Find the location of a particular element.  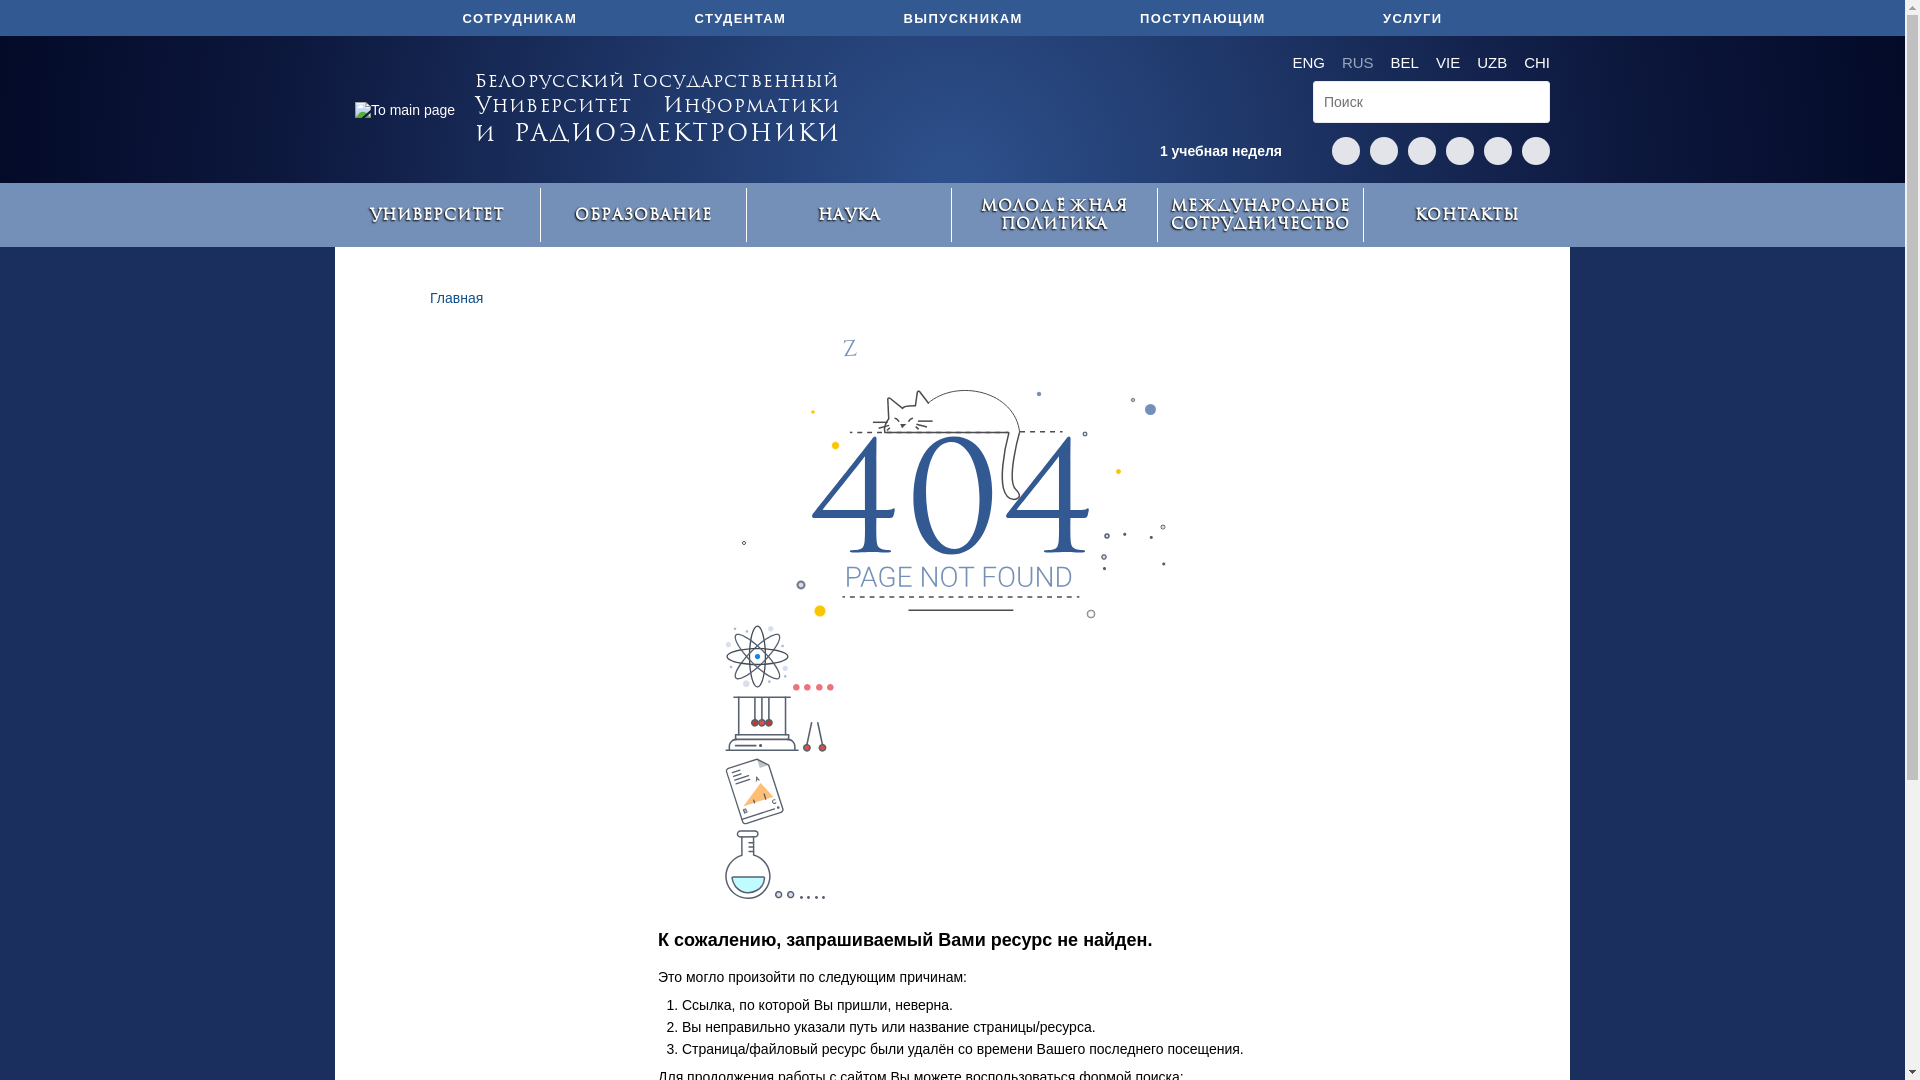

'ENG' is located at coordinates (1291, 61).